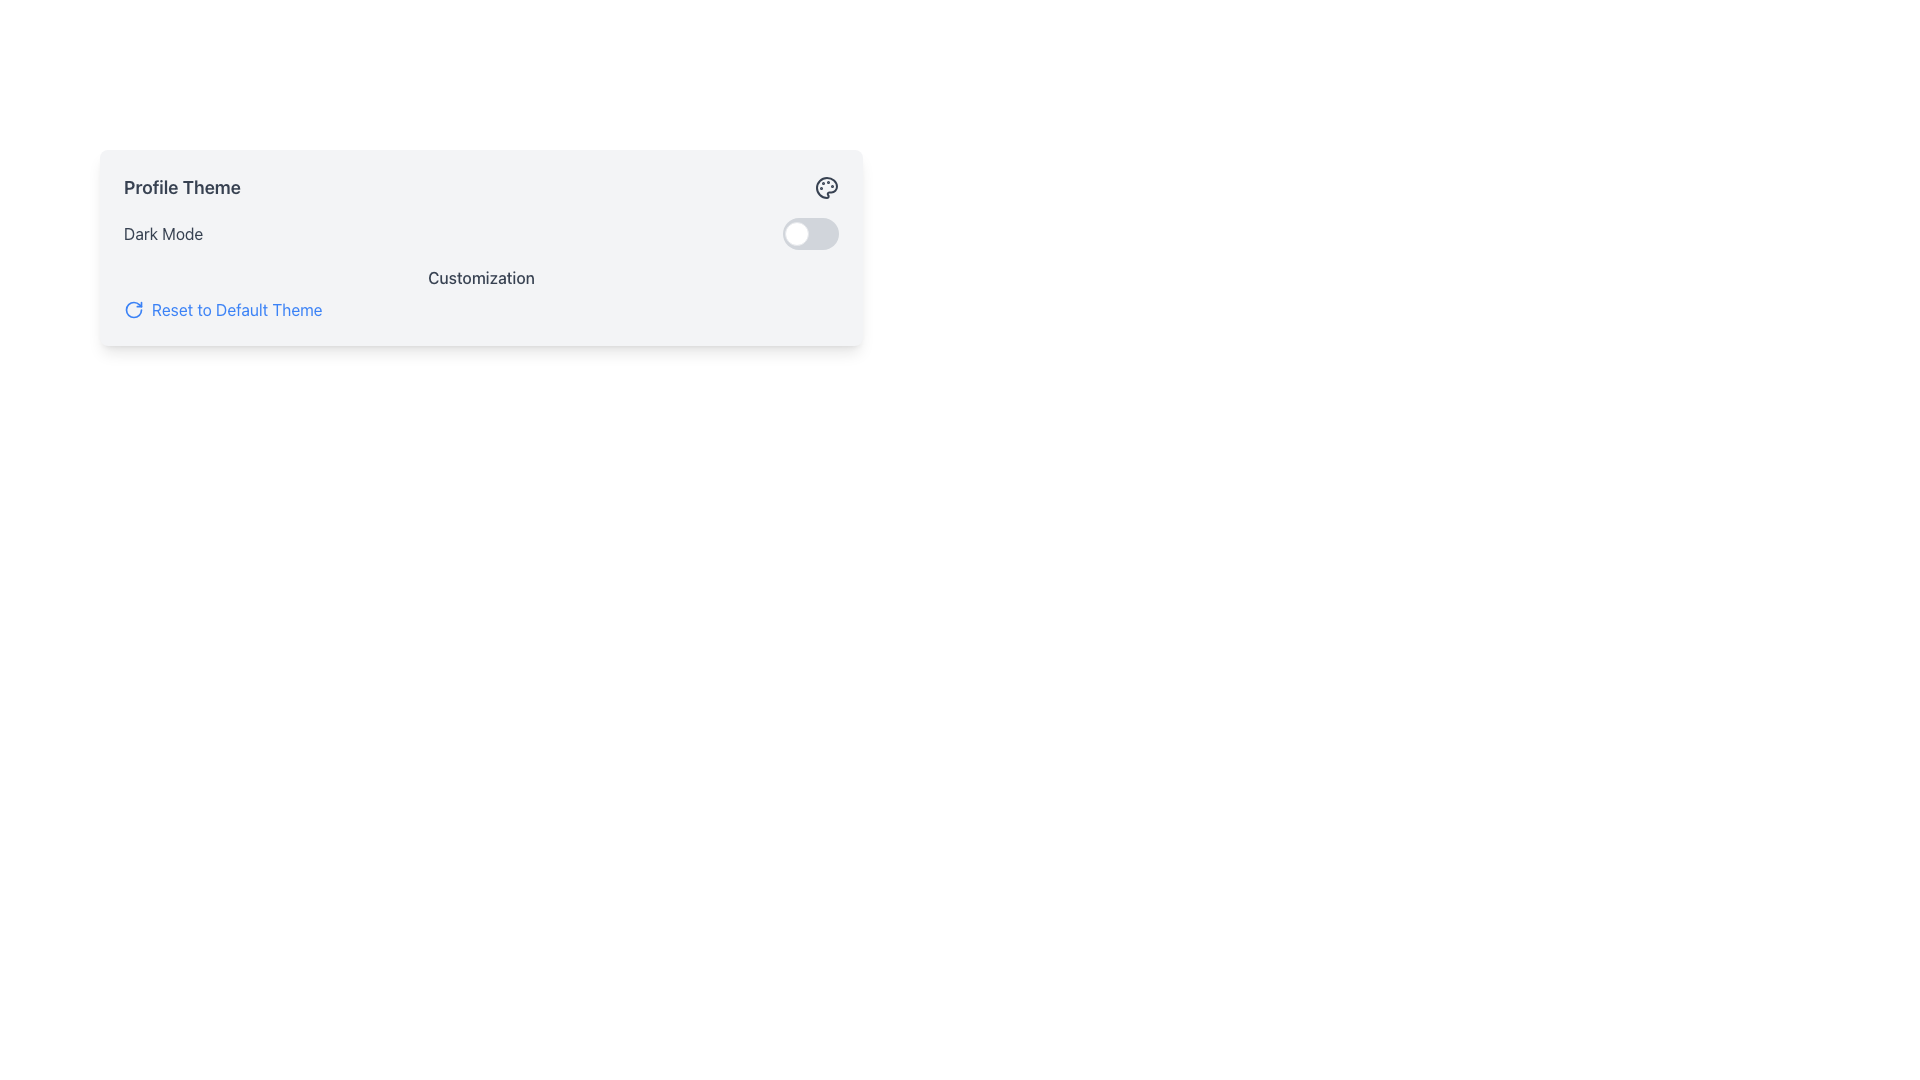 The height and width of the screenshot is (1080, 1920). I want to click on the non-interactive text label that denotes the purpose of the 'CustomizationReset to Default Theme' section, which is positioned above the clickable link labeled 'Reset to Default Theme', so click(481, 277).